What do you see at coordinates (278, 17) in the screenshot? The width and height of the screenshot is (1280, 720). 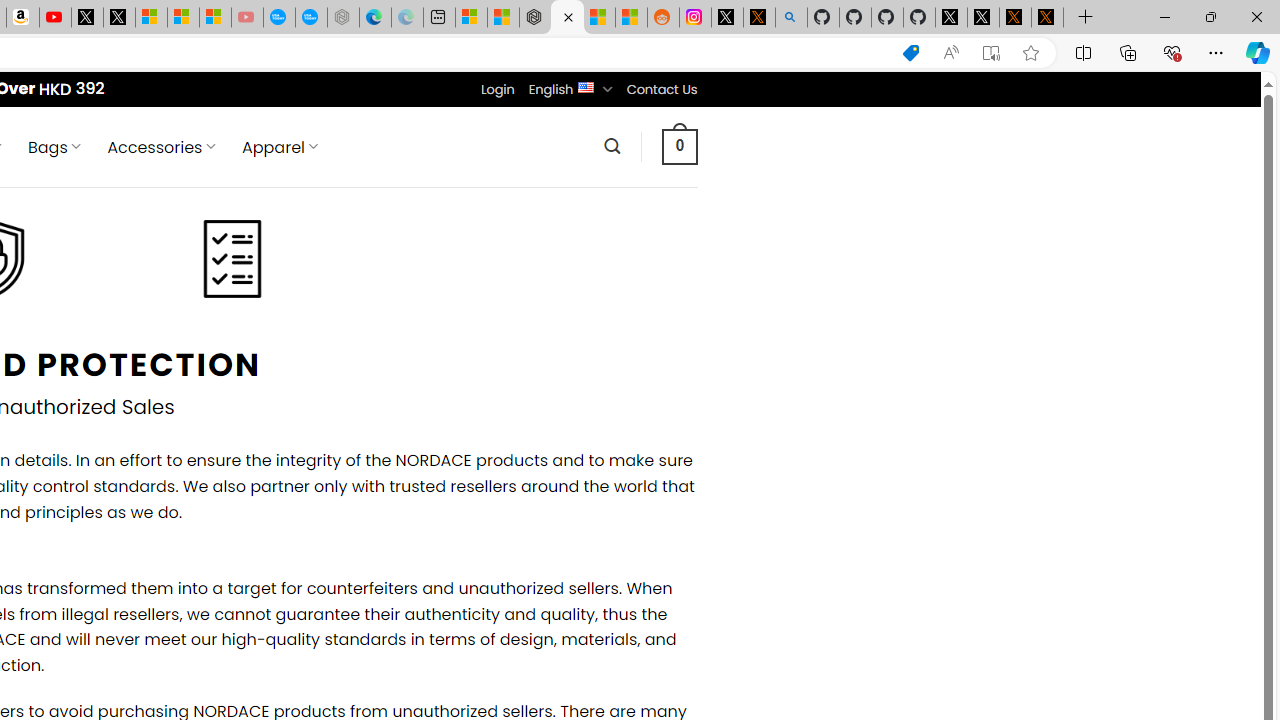 I see `'Opinion: Op-Ed and Commentary - USA TODAY'` at bounding box center [278, 17].